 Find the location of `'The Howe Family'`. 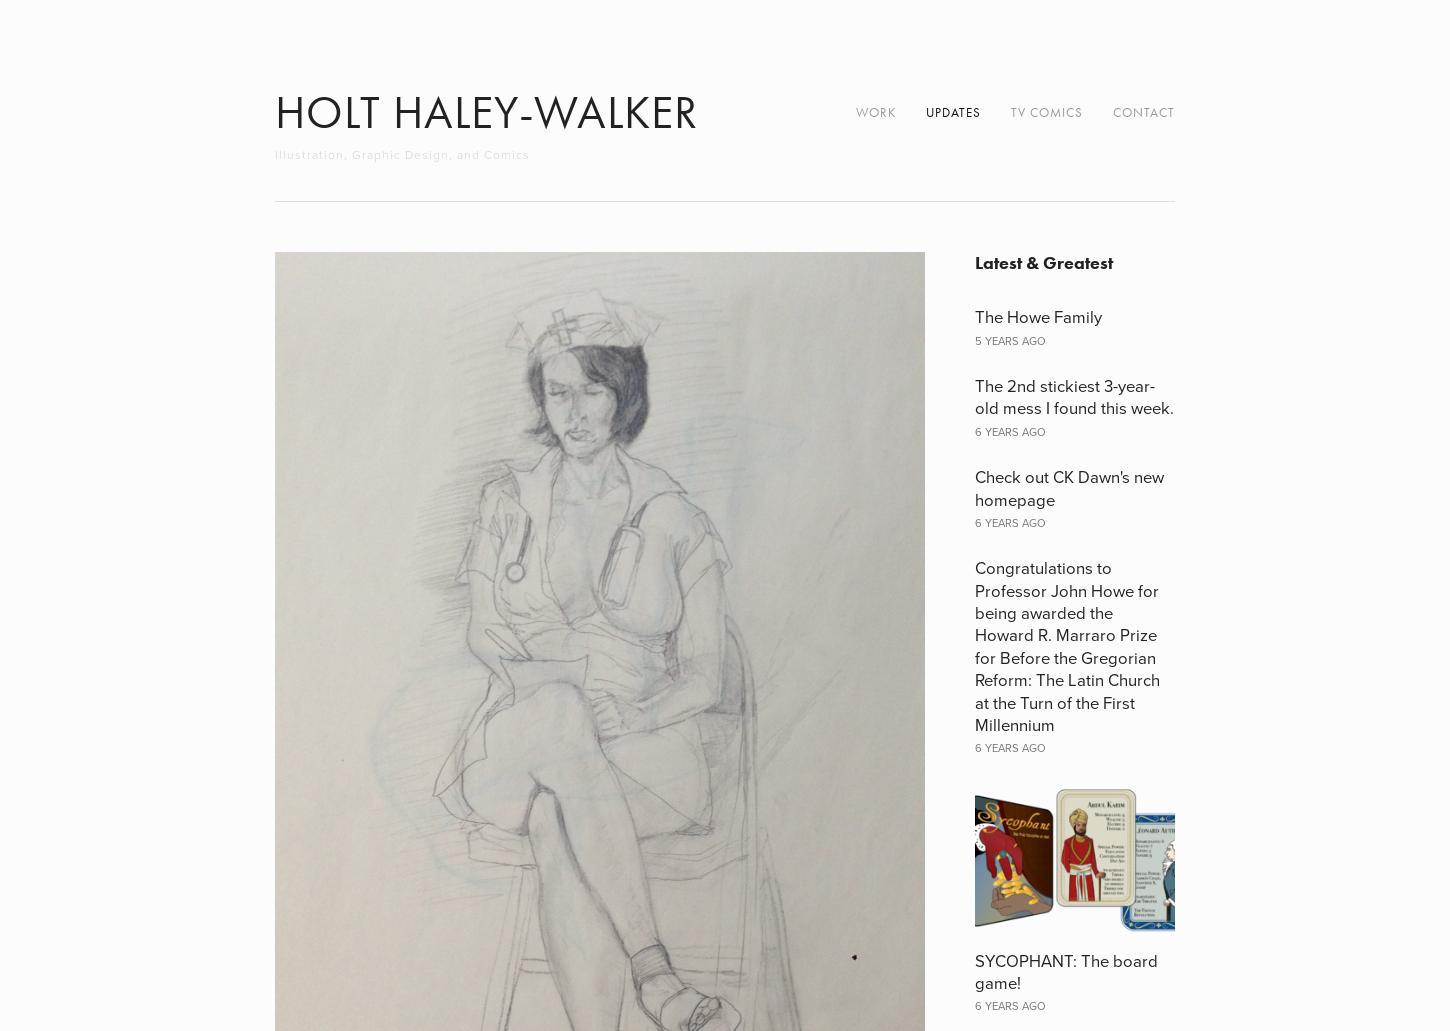

'The Howe Family' is located at coordinates (974, 316).